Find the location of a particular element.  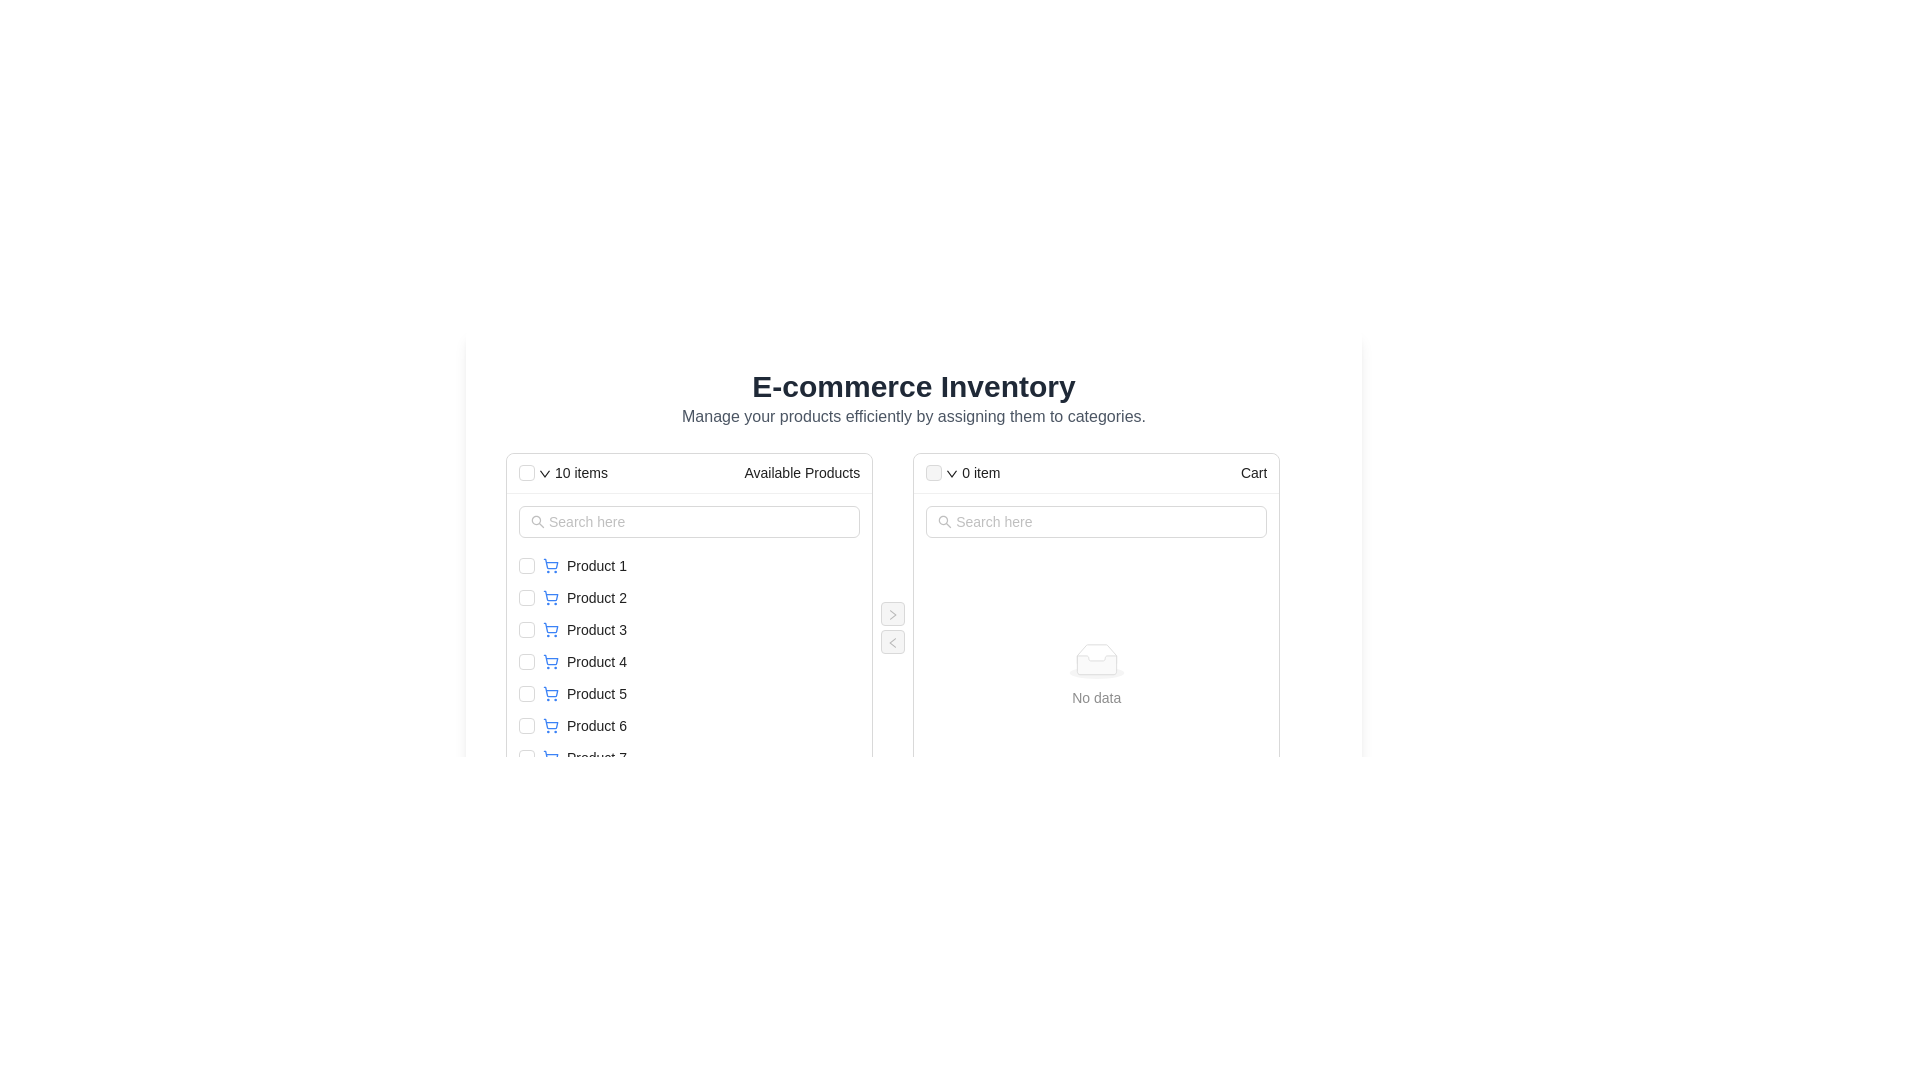

the small left arrow button located in a right-aligned vertical section between two panels is located at coordinates (892, 641).